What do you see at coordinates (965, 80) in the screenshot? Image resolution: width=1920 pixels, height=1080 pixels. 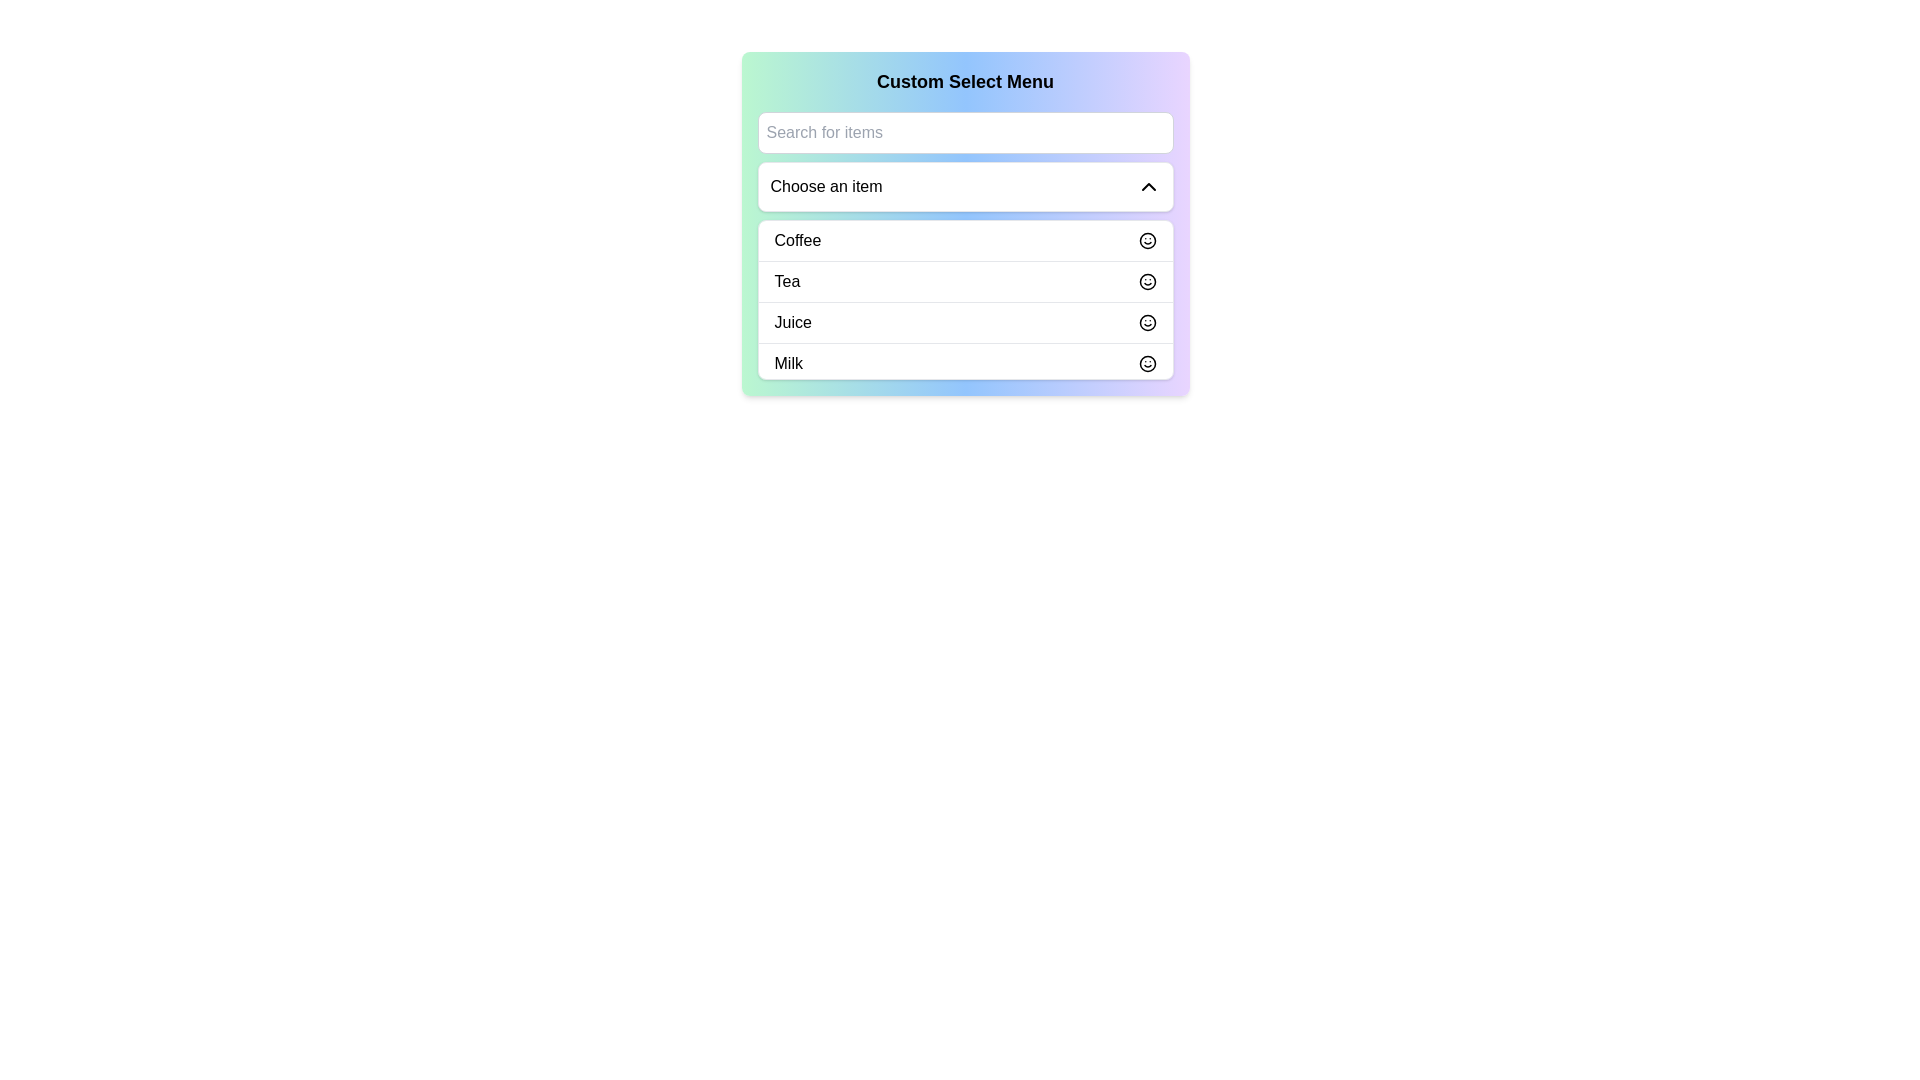 I see `the 'Custom Select Menu' text label, which is styled with a bold and large font and positioned at the top of a panel containing a select menu` at bounding box center [965, 80].